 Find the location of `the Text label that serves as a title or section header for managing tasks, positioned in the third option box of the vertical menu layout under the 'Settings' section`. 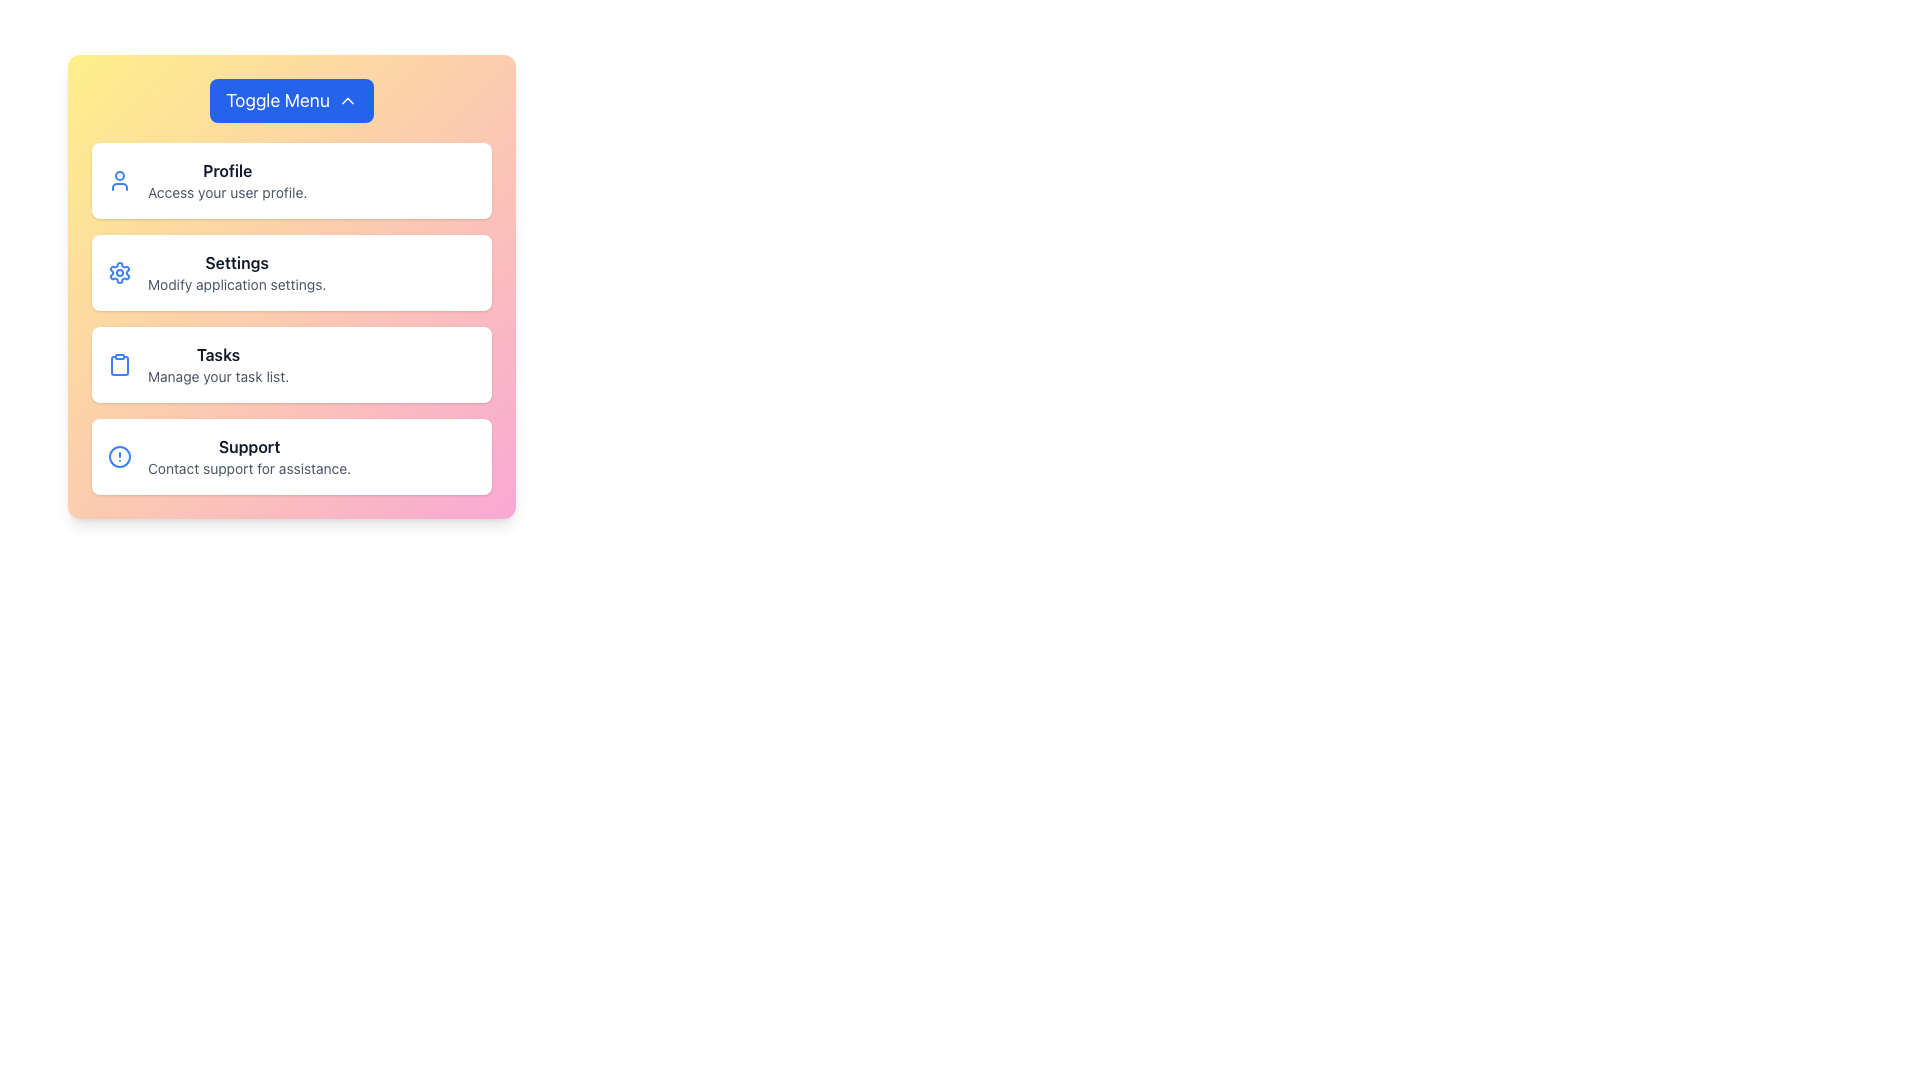

the Text label that serves as a title or section header for managing tasks, positioned in the third option box of the vertical menu layout under the 'Settings' section is located at coordinates (218, 353).